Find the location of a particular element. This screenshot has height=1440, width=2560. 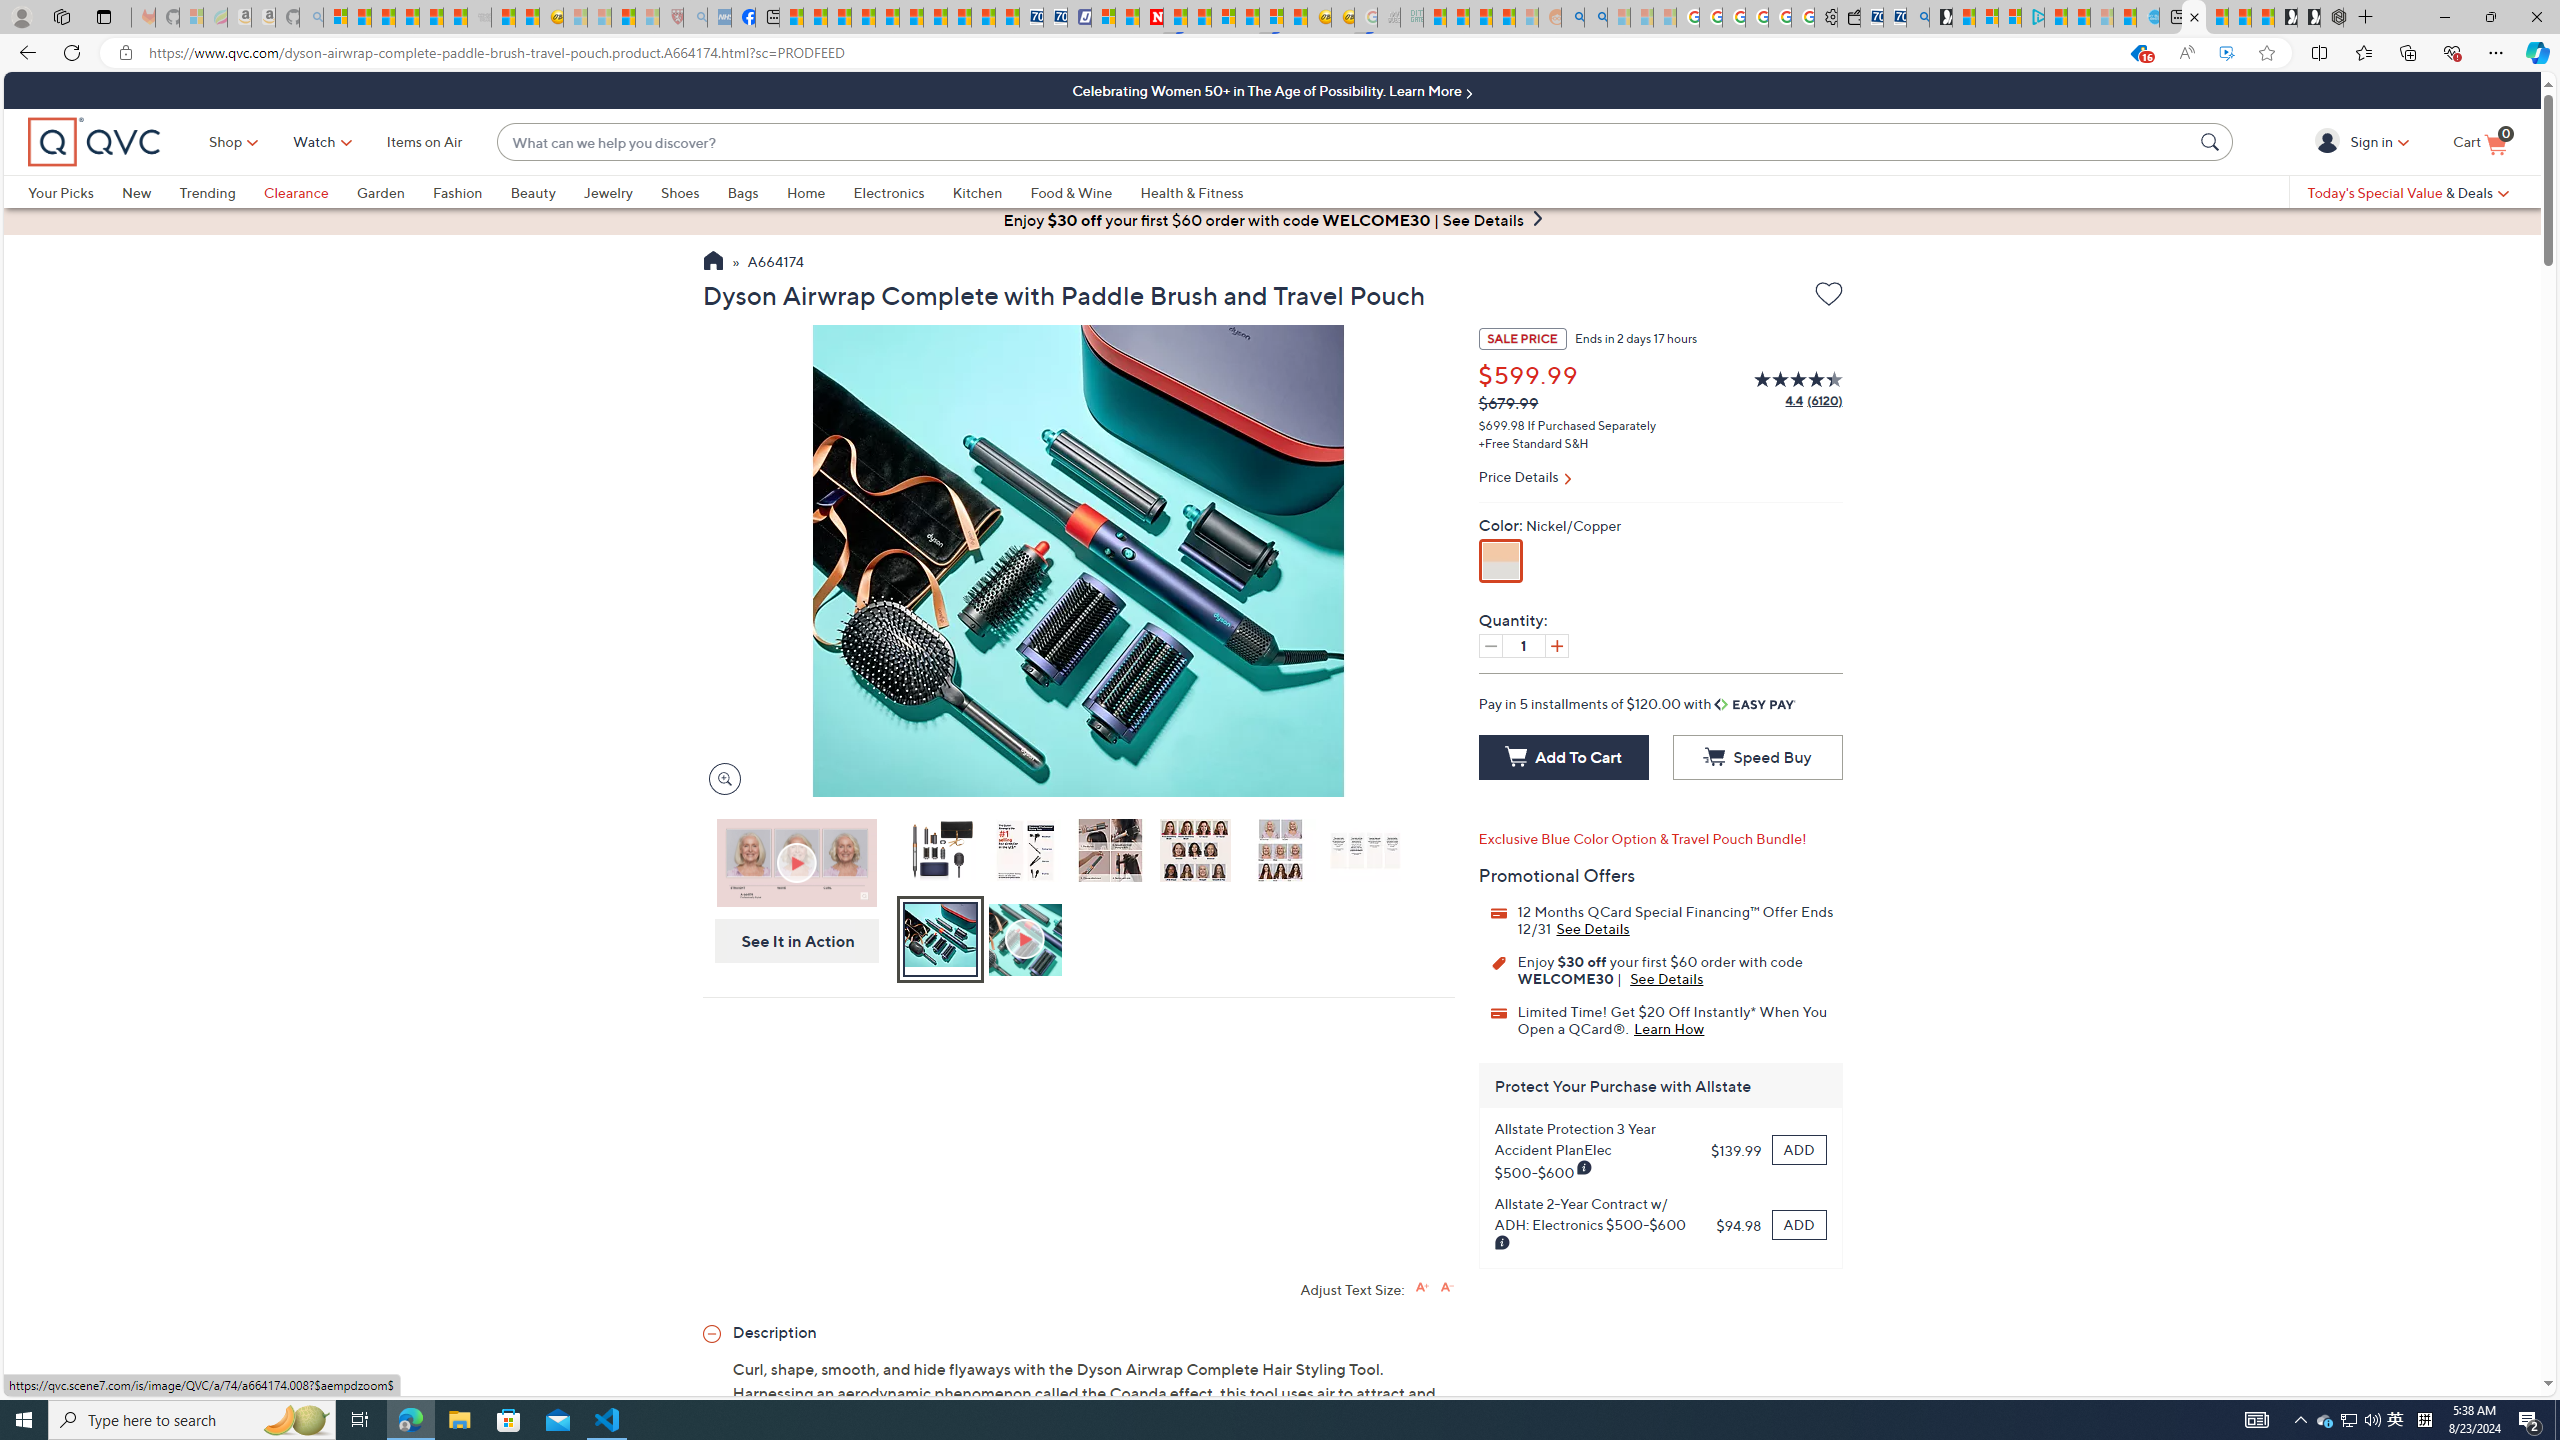

'Electronics' is located at coordinates (901, 191).